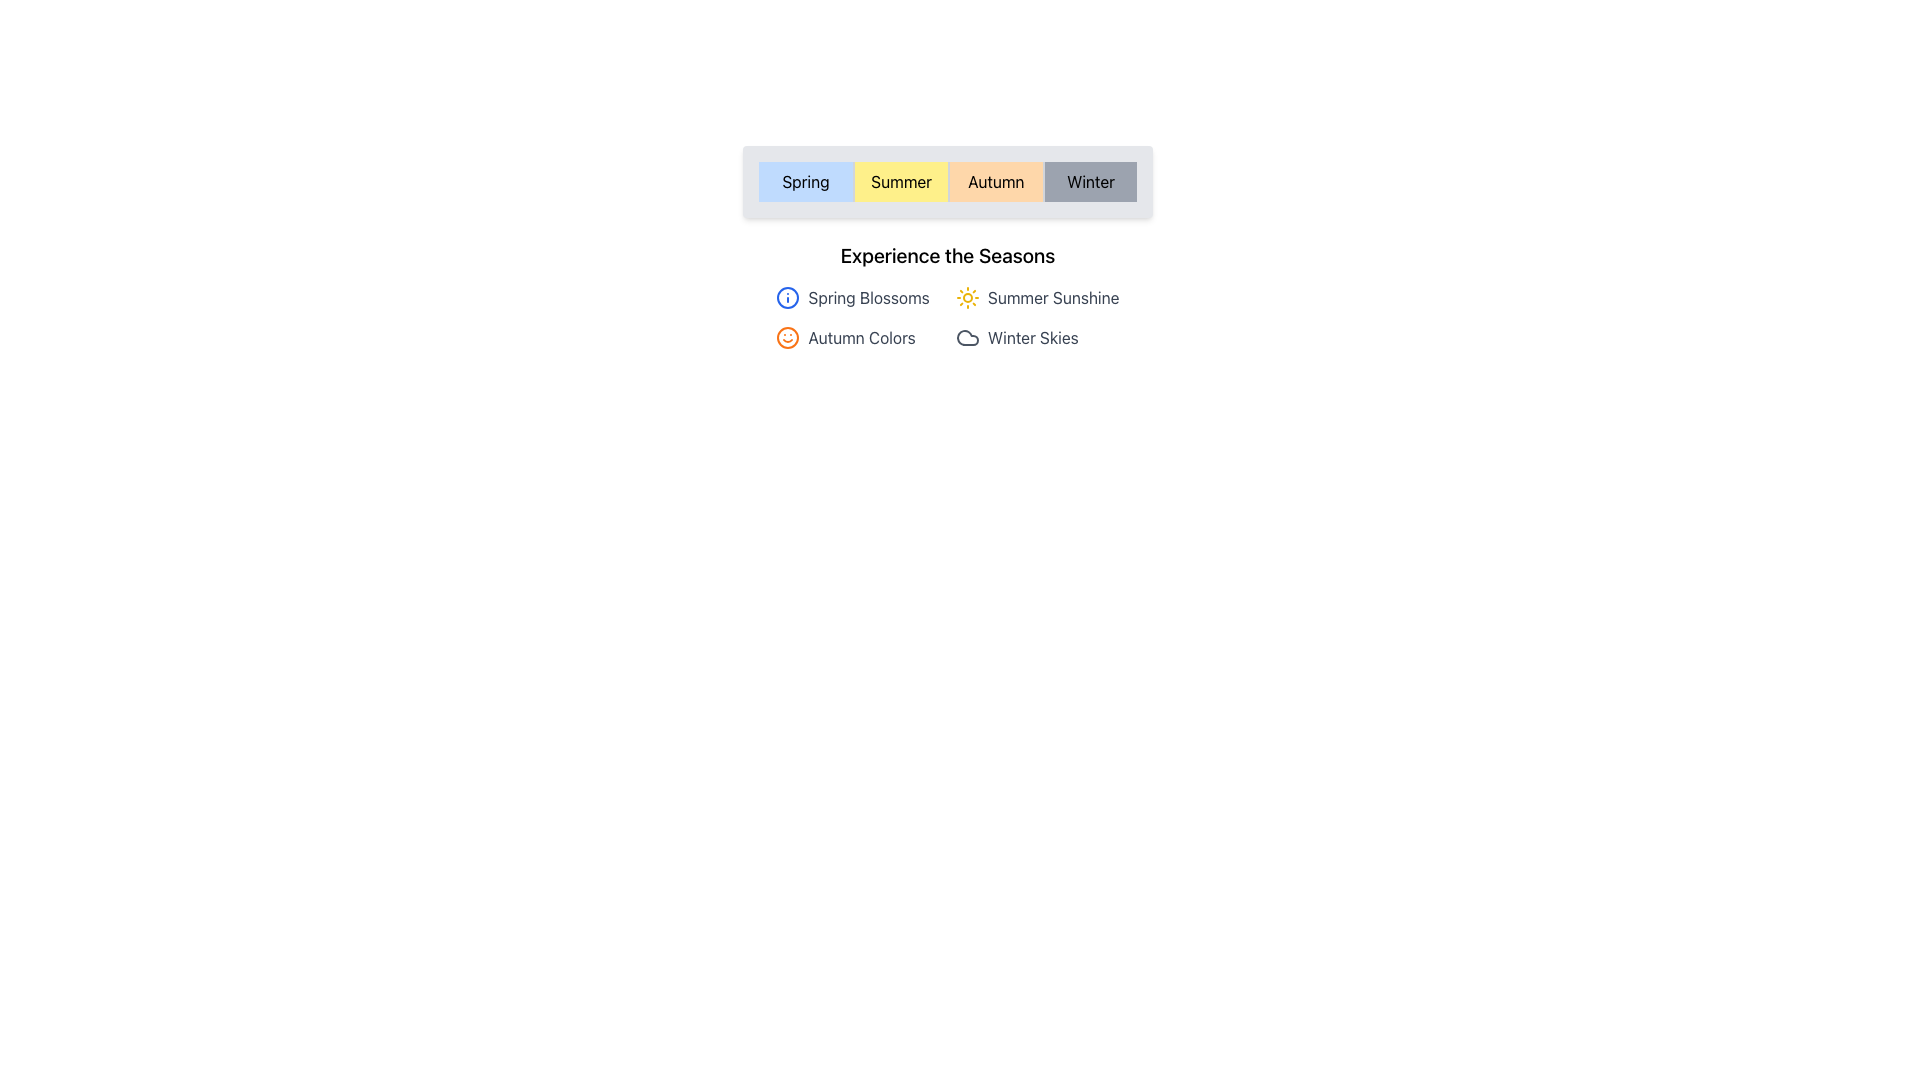 This screenshot has height=1080, width=1920. Describe the element at coordinates (787, 337) in the screenshot. I see `the SVG Circle Element representing the smiling face icon associated with the Autumn Colors label, located in the lower left portion of the Experience section` at that location.